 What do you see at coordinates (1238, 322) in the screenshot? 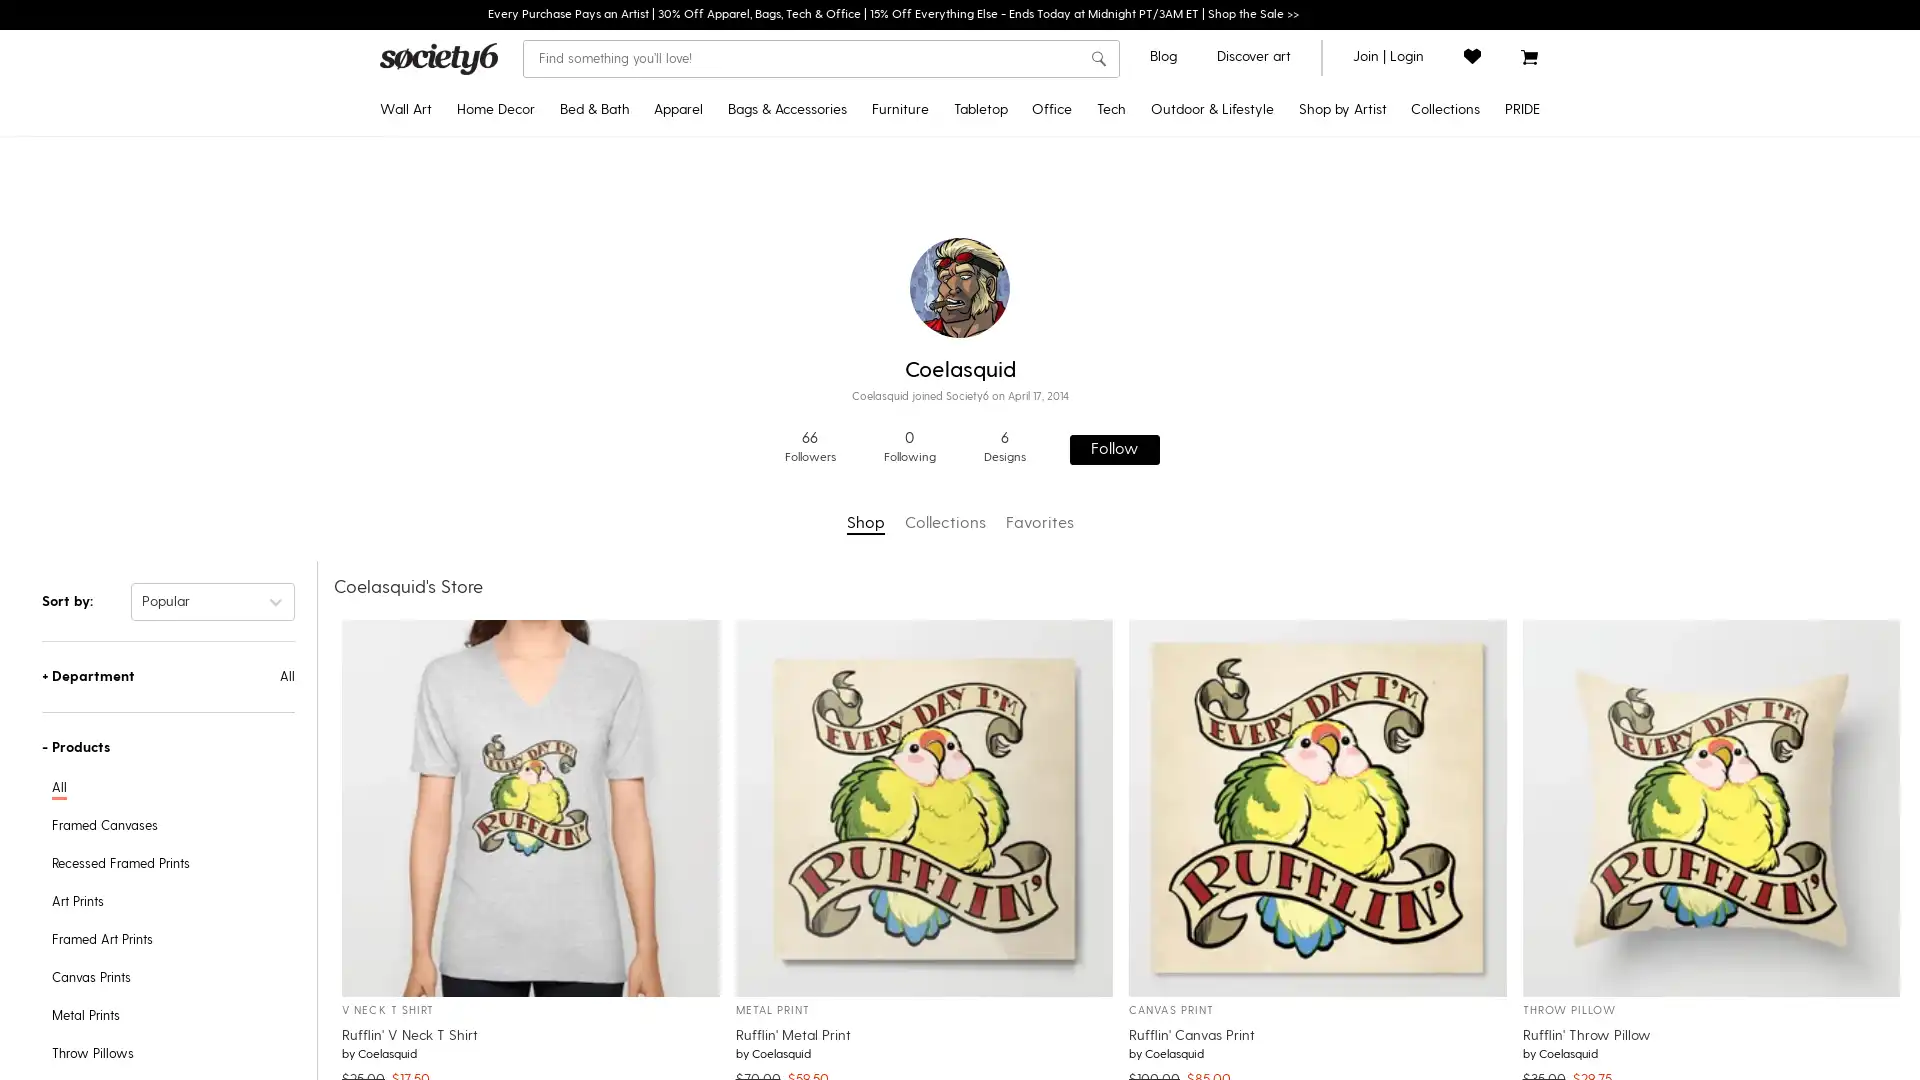
I see `Outdoor Throw Pillows` at bounding box center [1238, 322].